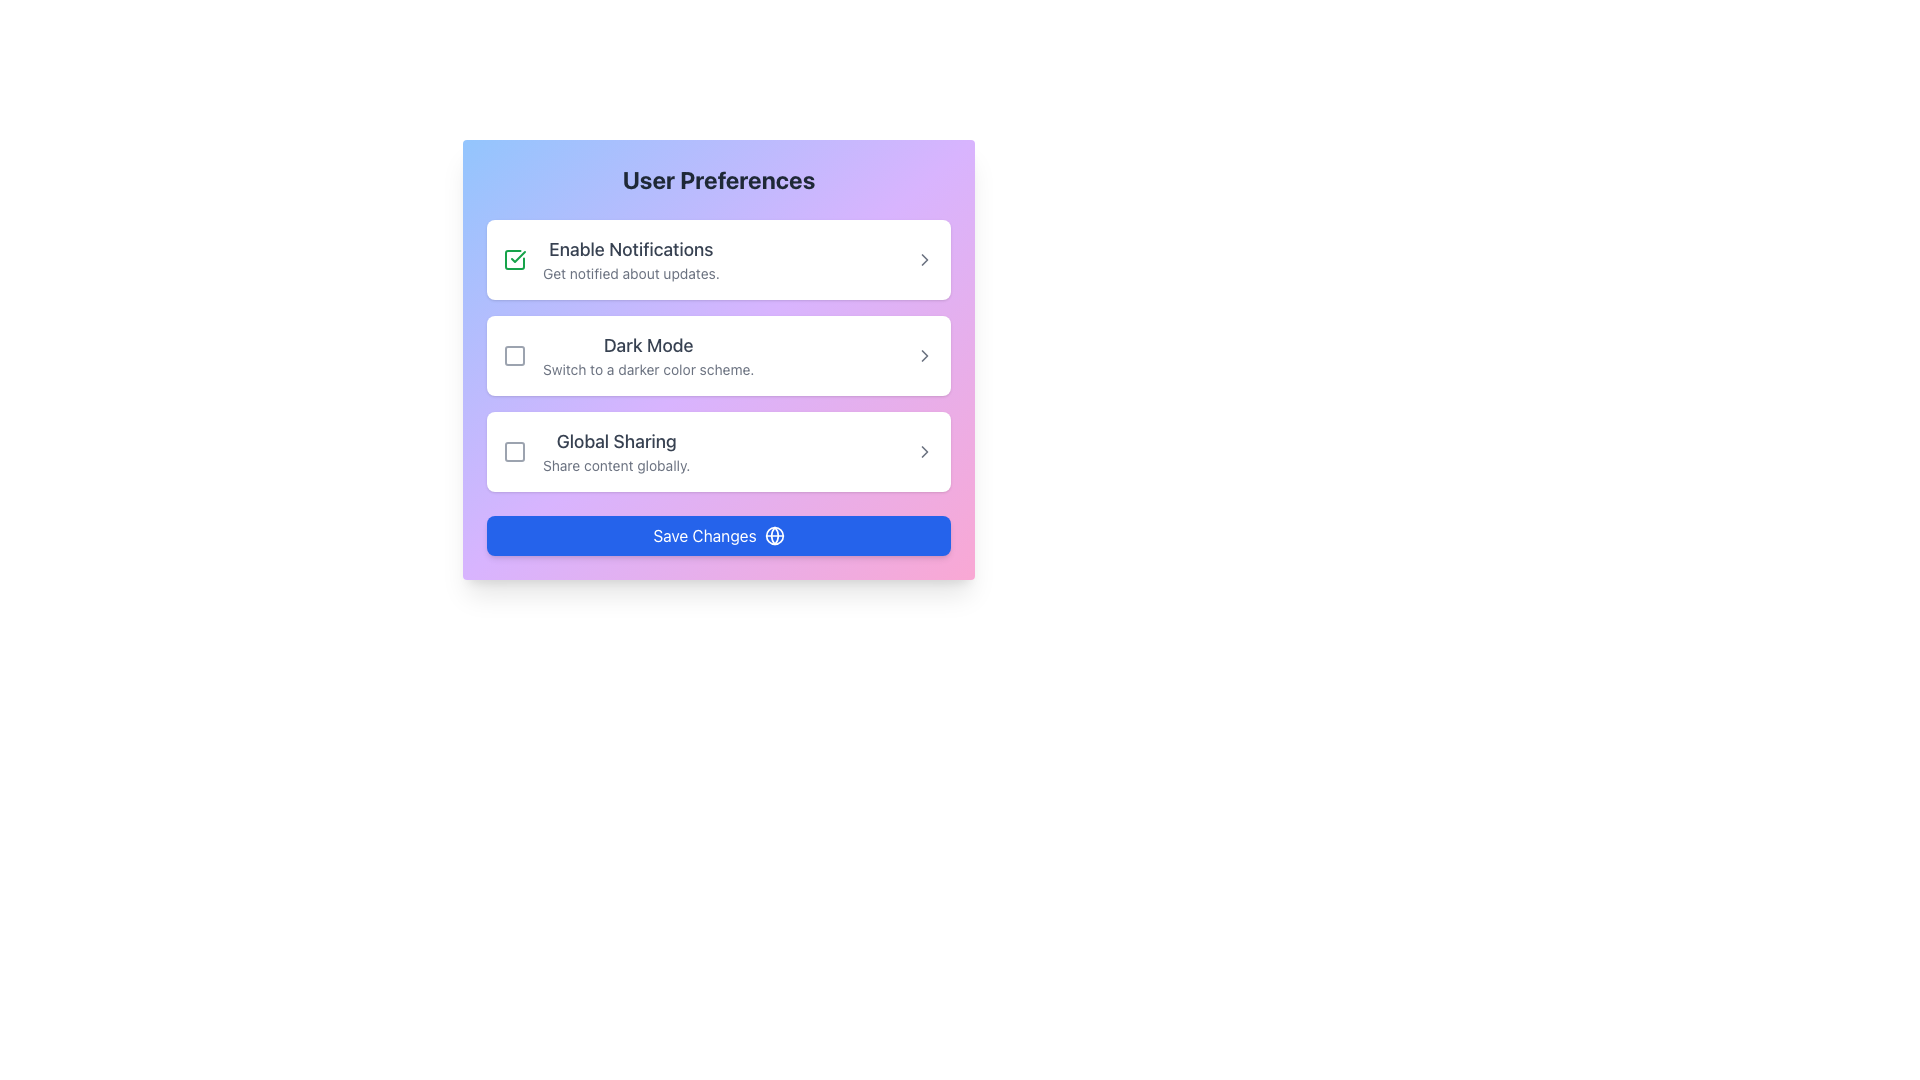 This screenshot has width=1920, height=1080. I want to click on the chevron icon located to the far-right of the 'Global Sharing' option, so click(924, 451).